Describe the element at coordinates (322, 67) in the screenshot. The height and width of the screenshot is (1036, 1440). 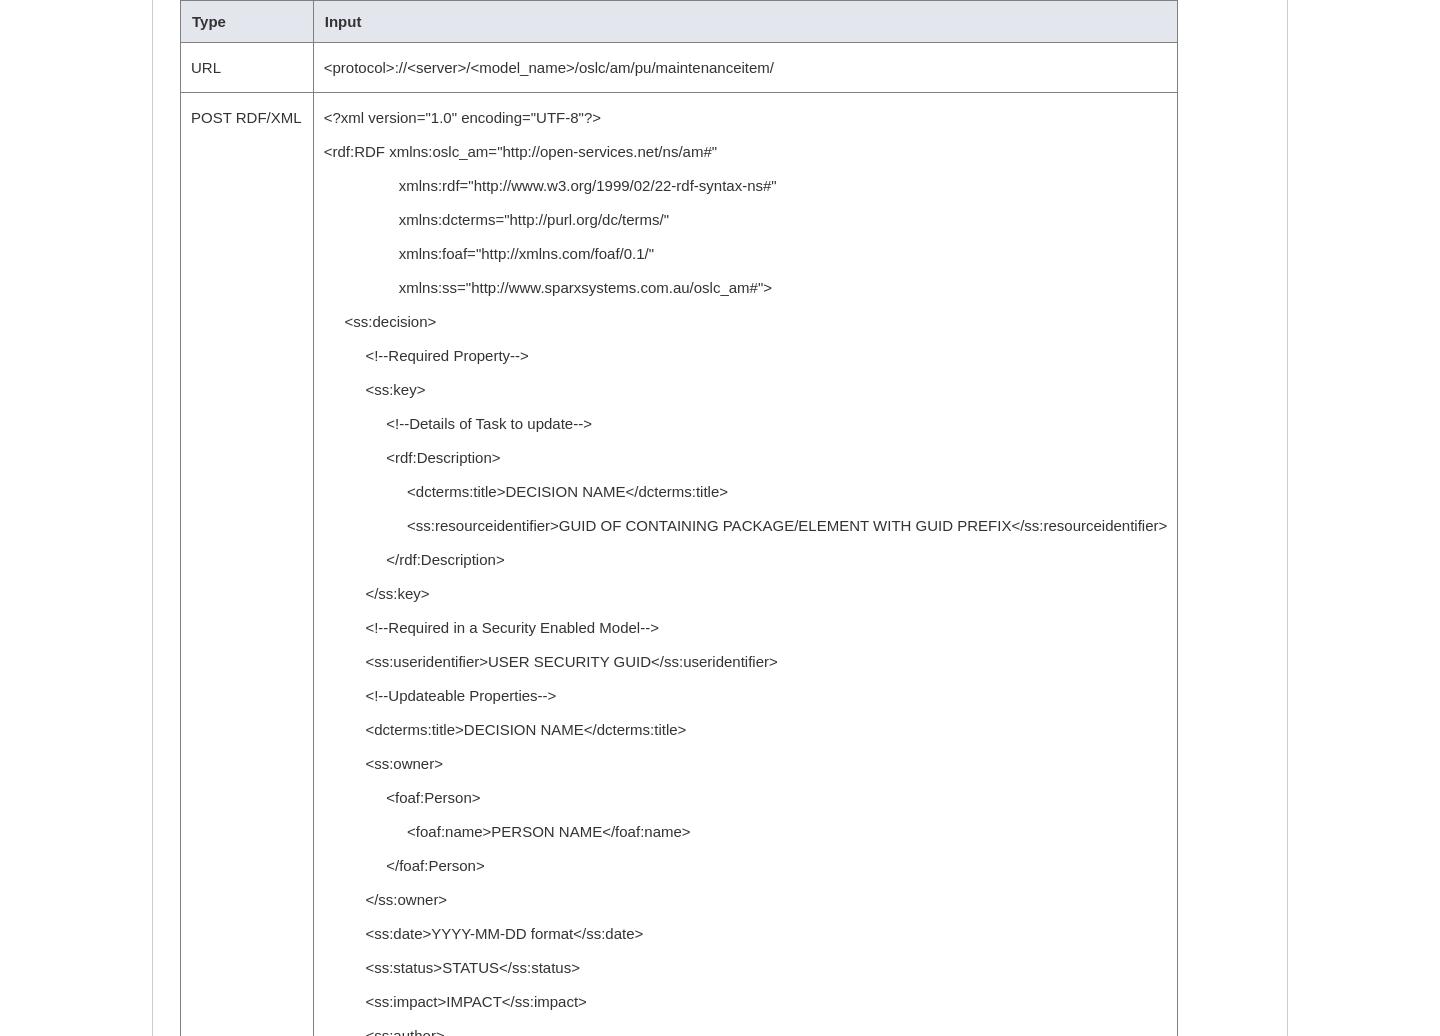
I see `'<protocol>://<server>/<model_name>/oslc/am/pu/maintenanceitem/'` at that location.